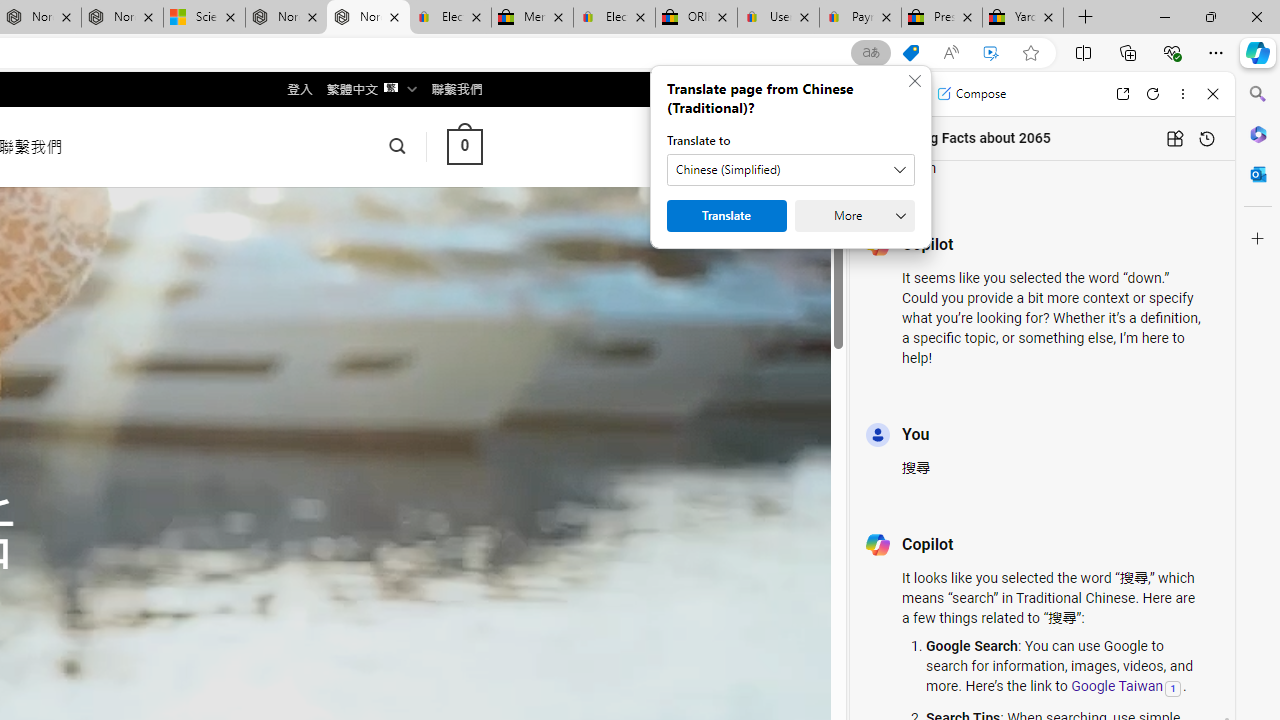  Describe the element at coordinates (860, 17) in the screenshot. I see `'Payments Terms of Use | eBay.com'` at that location.